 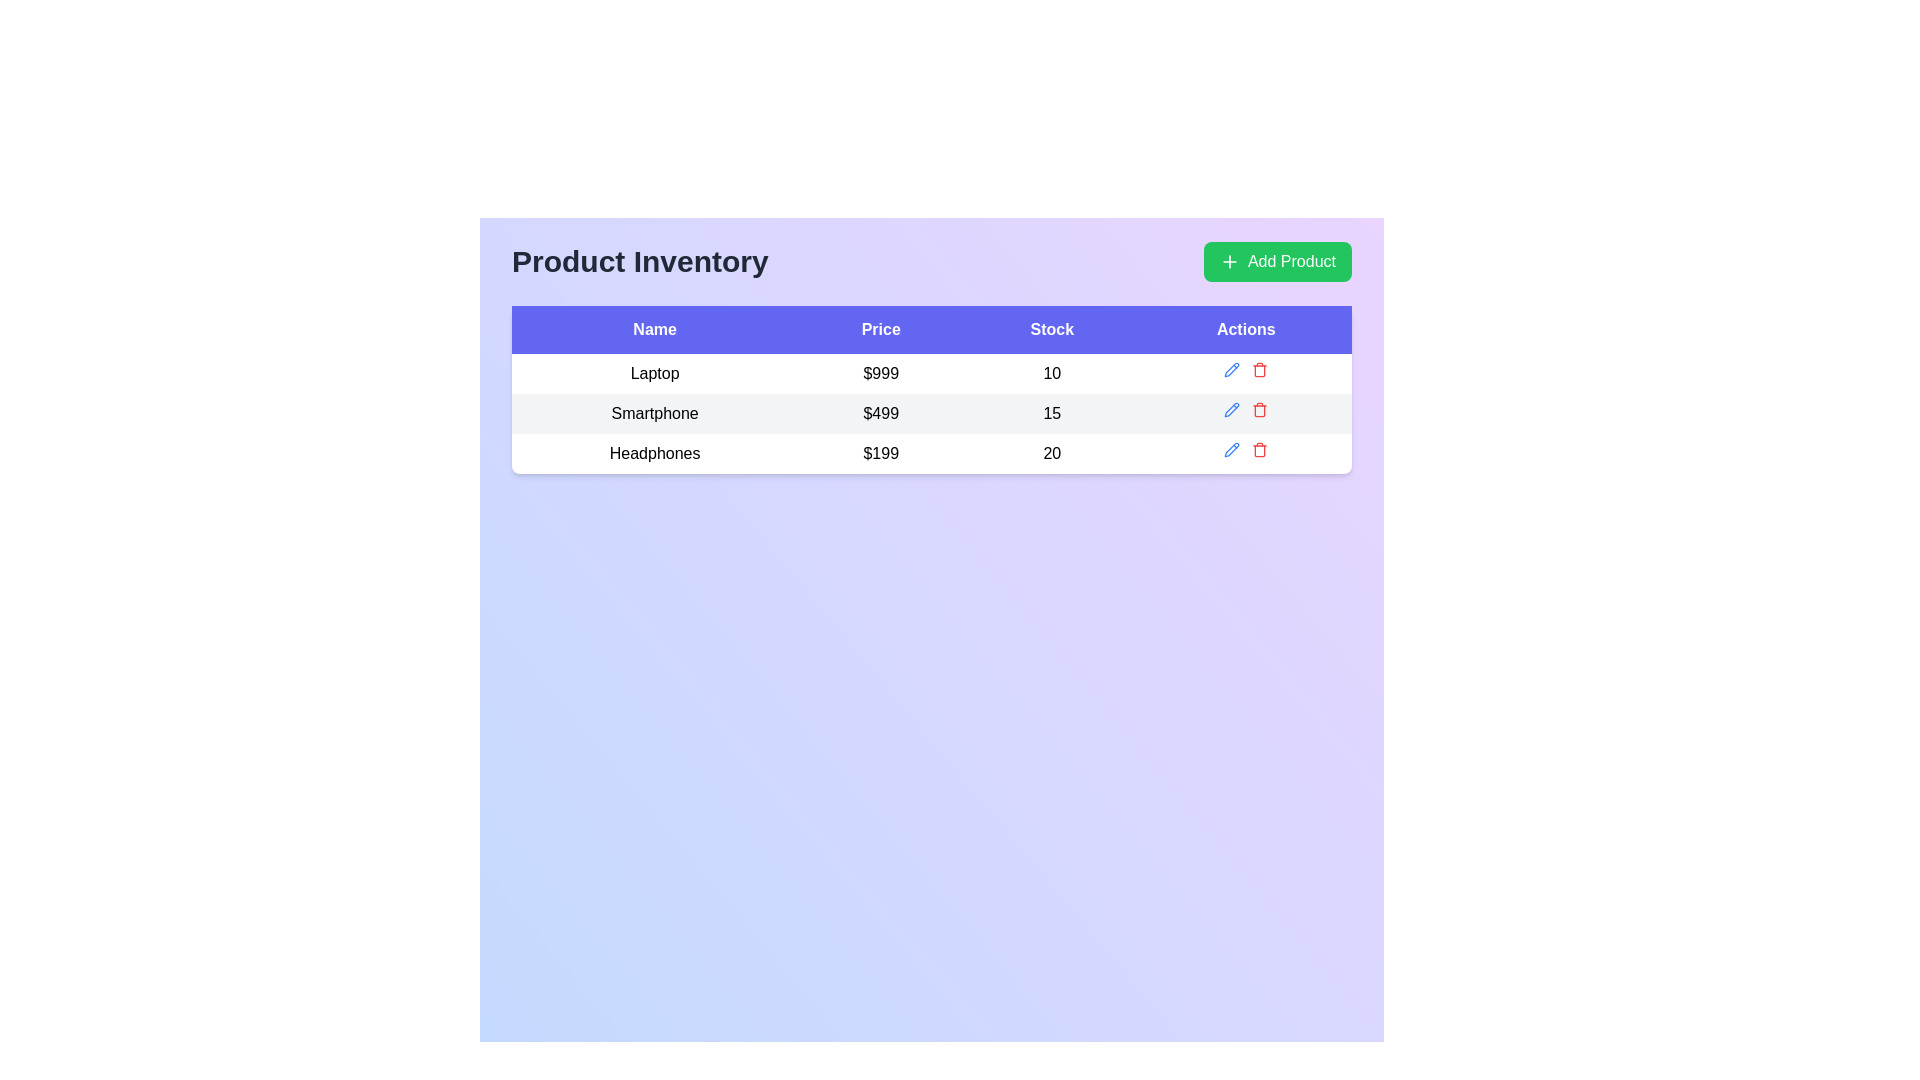 I want to click on the bold number '10' in the 'Stock' column of the table, which corresponds to the 'Laptop' item, so click(x=1051, y=374).